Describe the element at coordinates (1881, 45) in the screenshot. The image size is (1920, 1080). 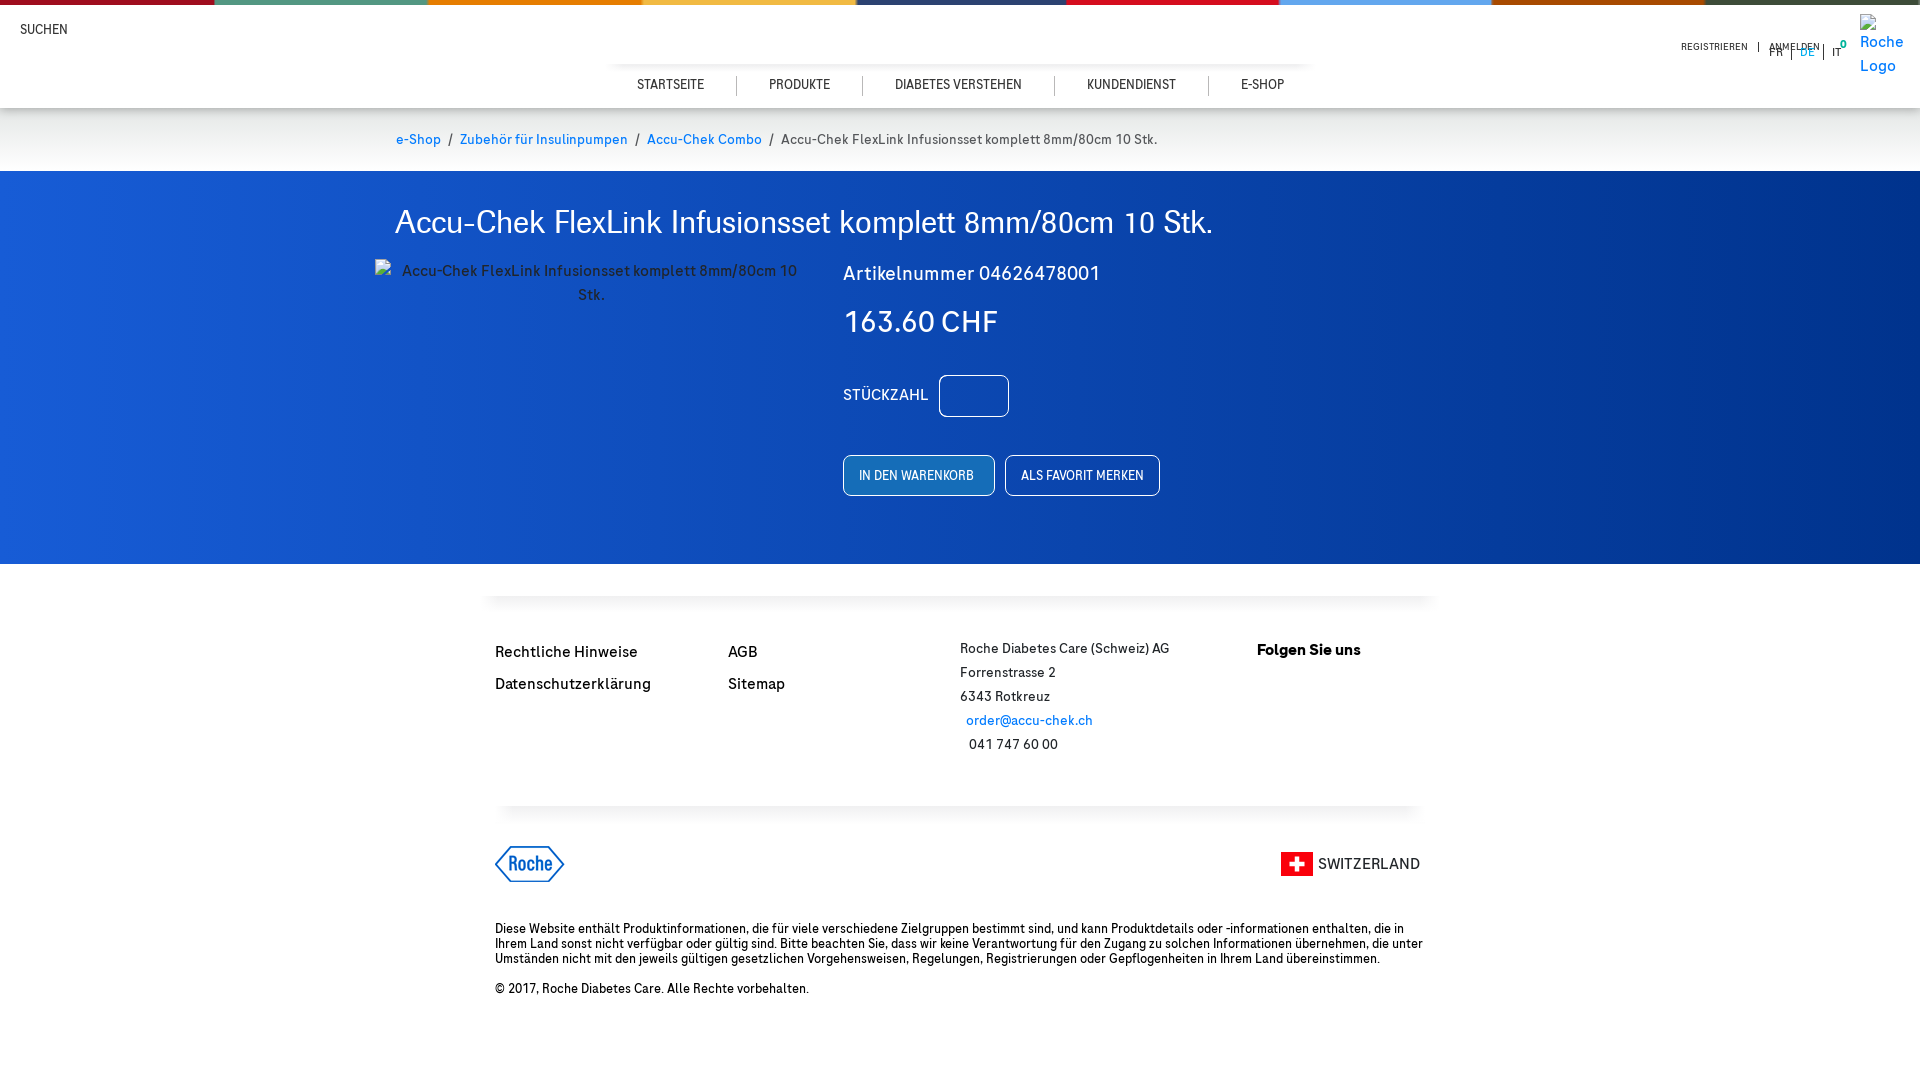
I see `'Roche Logo'` at that location.